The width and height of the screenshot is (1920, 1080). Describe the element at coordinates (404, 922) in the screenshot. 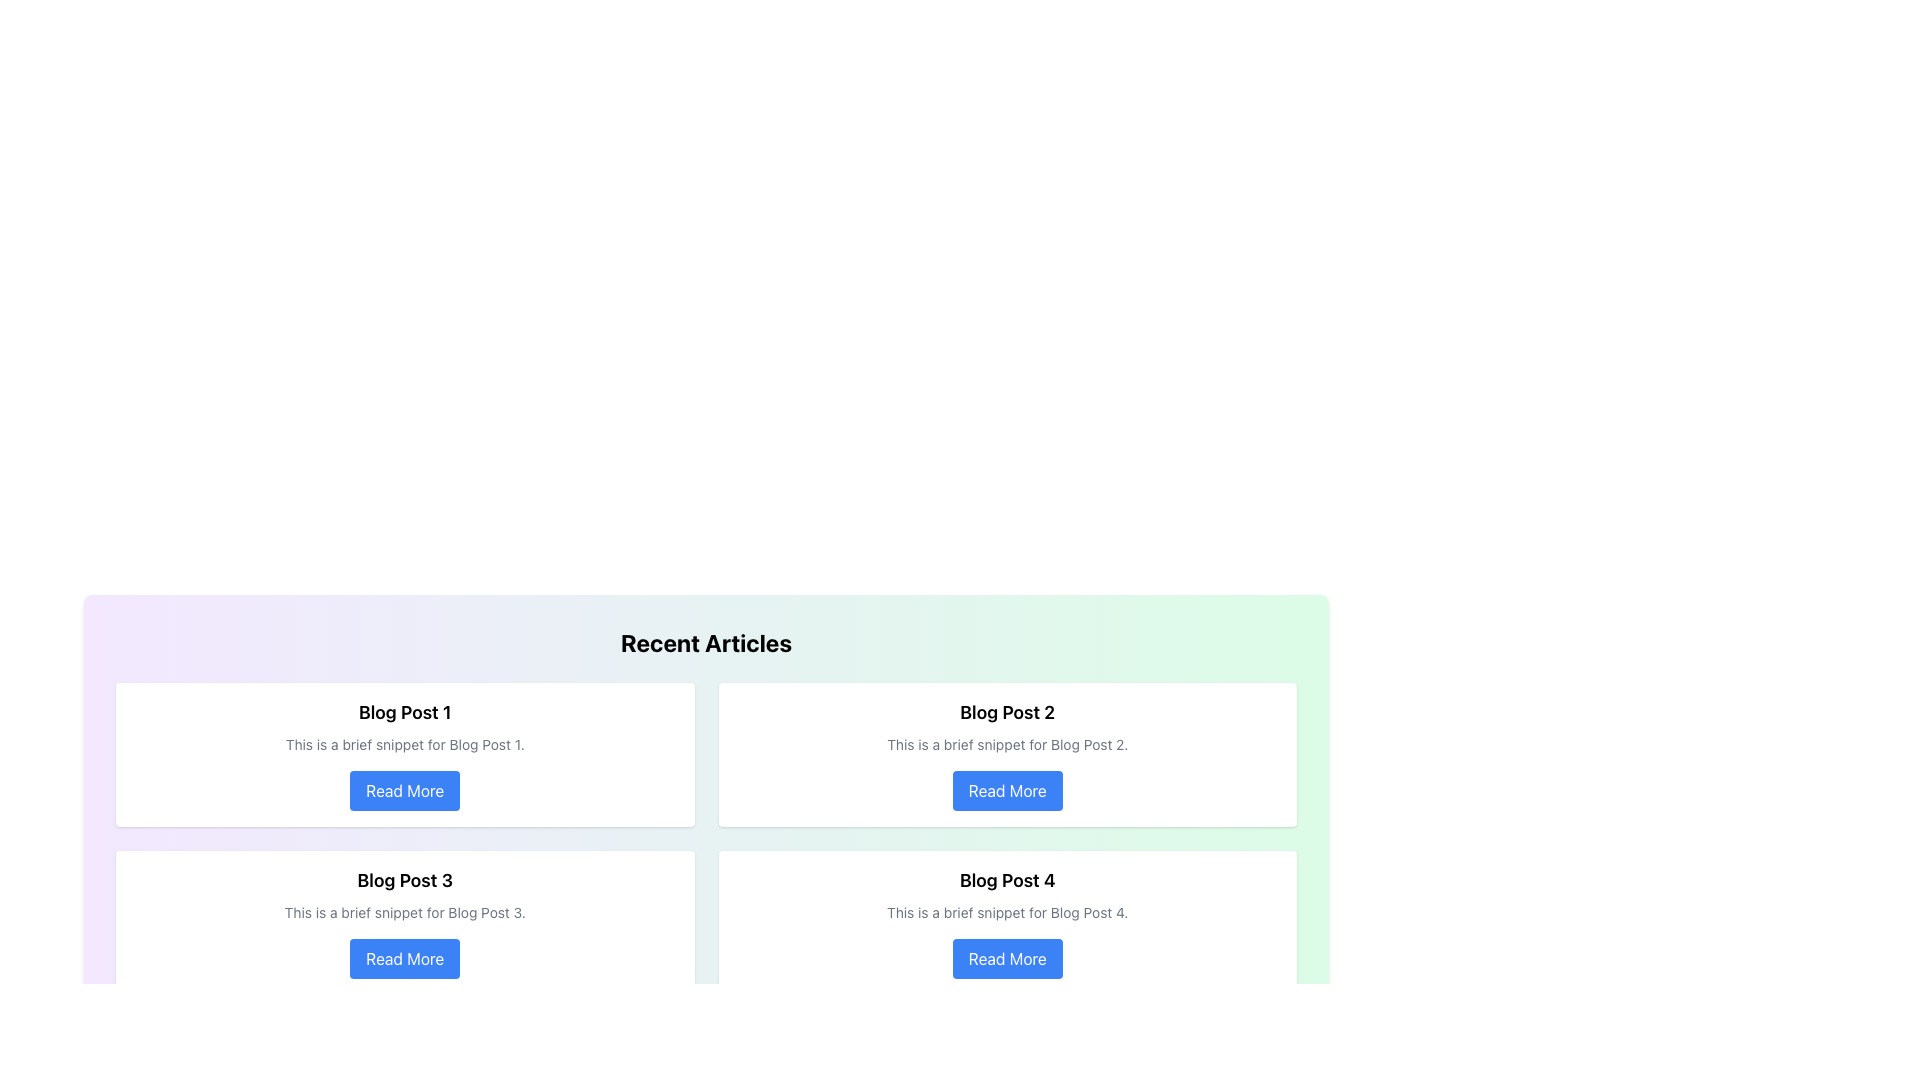

I see `the content card that represents the blog post overview, located in the first column of the second row, below the 'Blog Post 1' card` at that location.